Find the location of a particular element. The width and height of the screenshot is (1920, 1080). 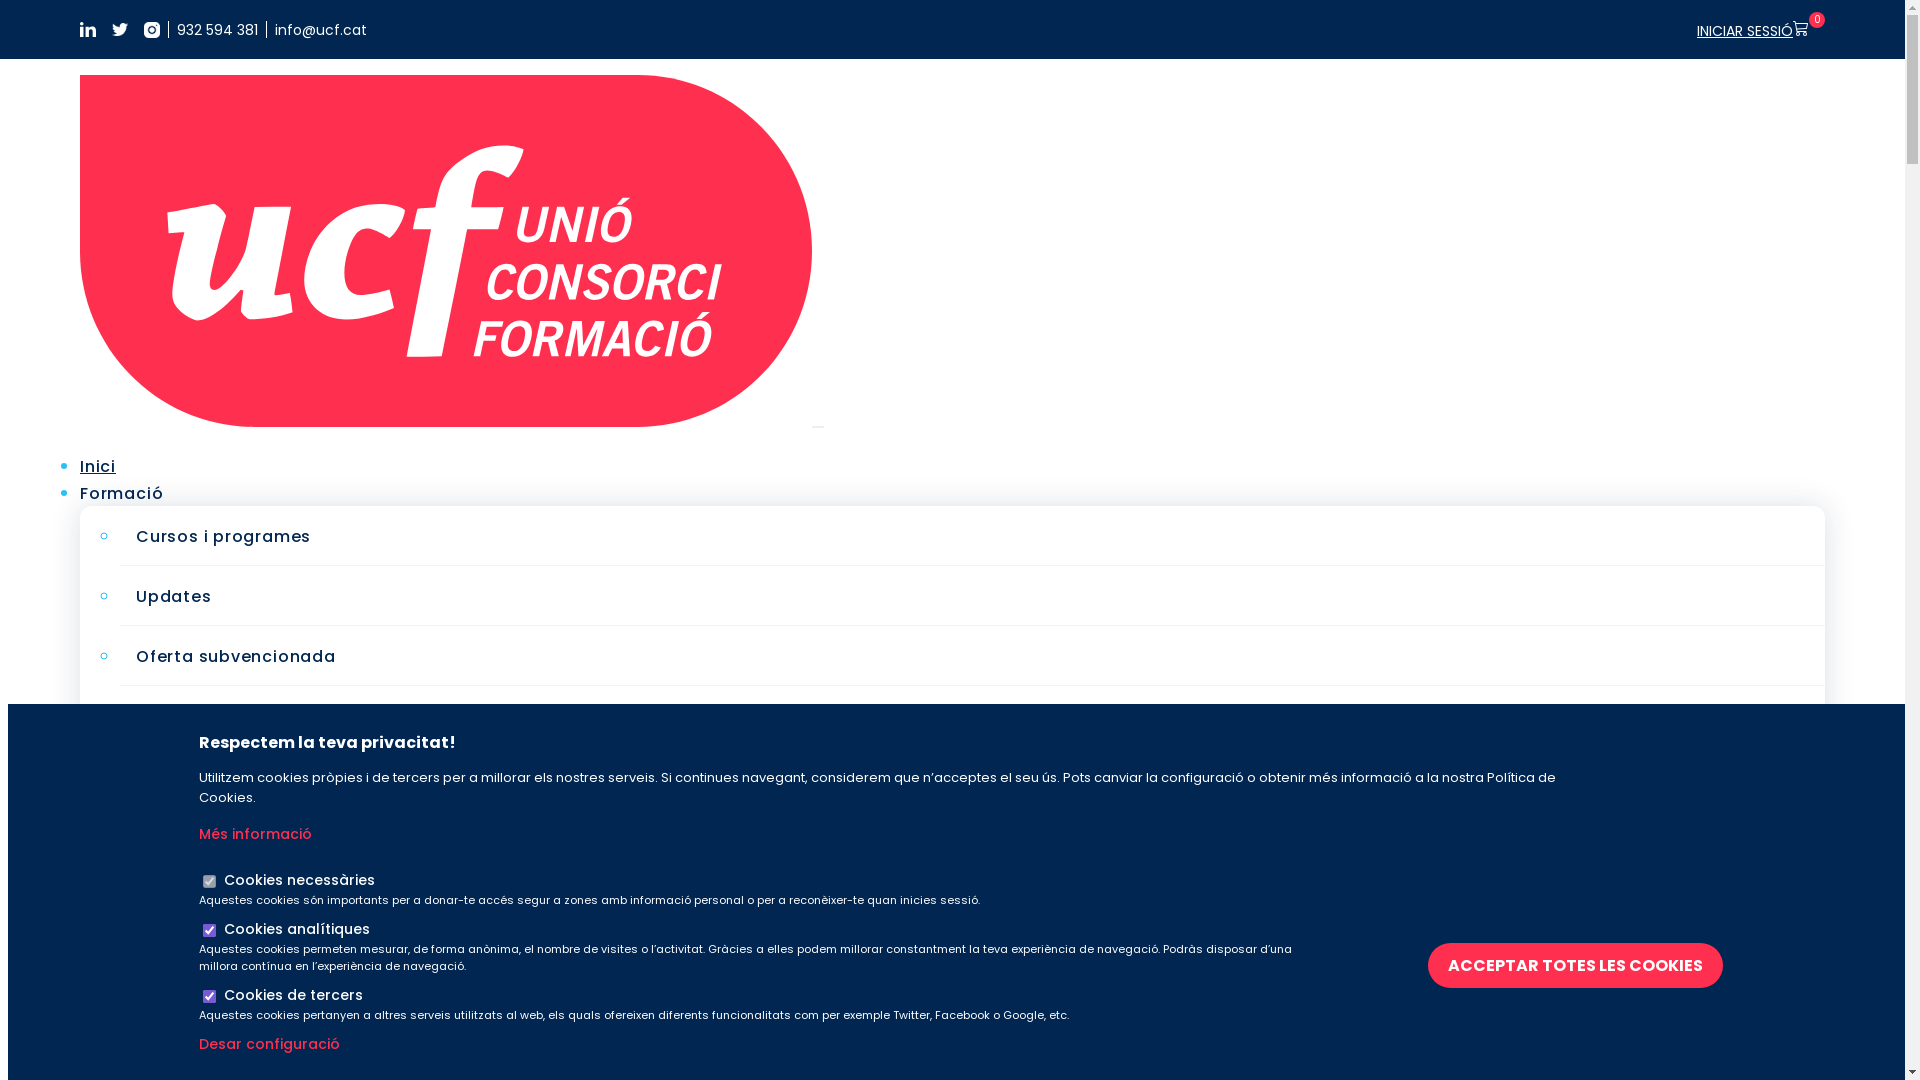

'https://twitter.com/UCFormacio' is located at coordinates (110, 30).